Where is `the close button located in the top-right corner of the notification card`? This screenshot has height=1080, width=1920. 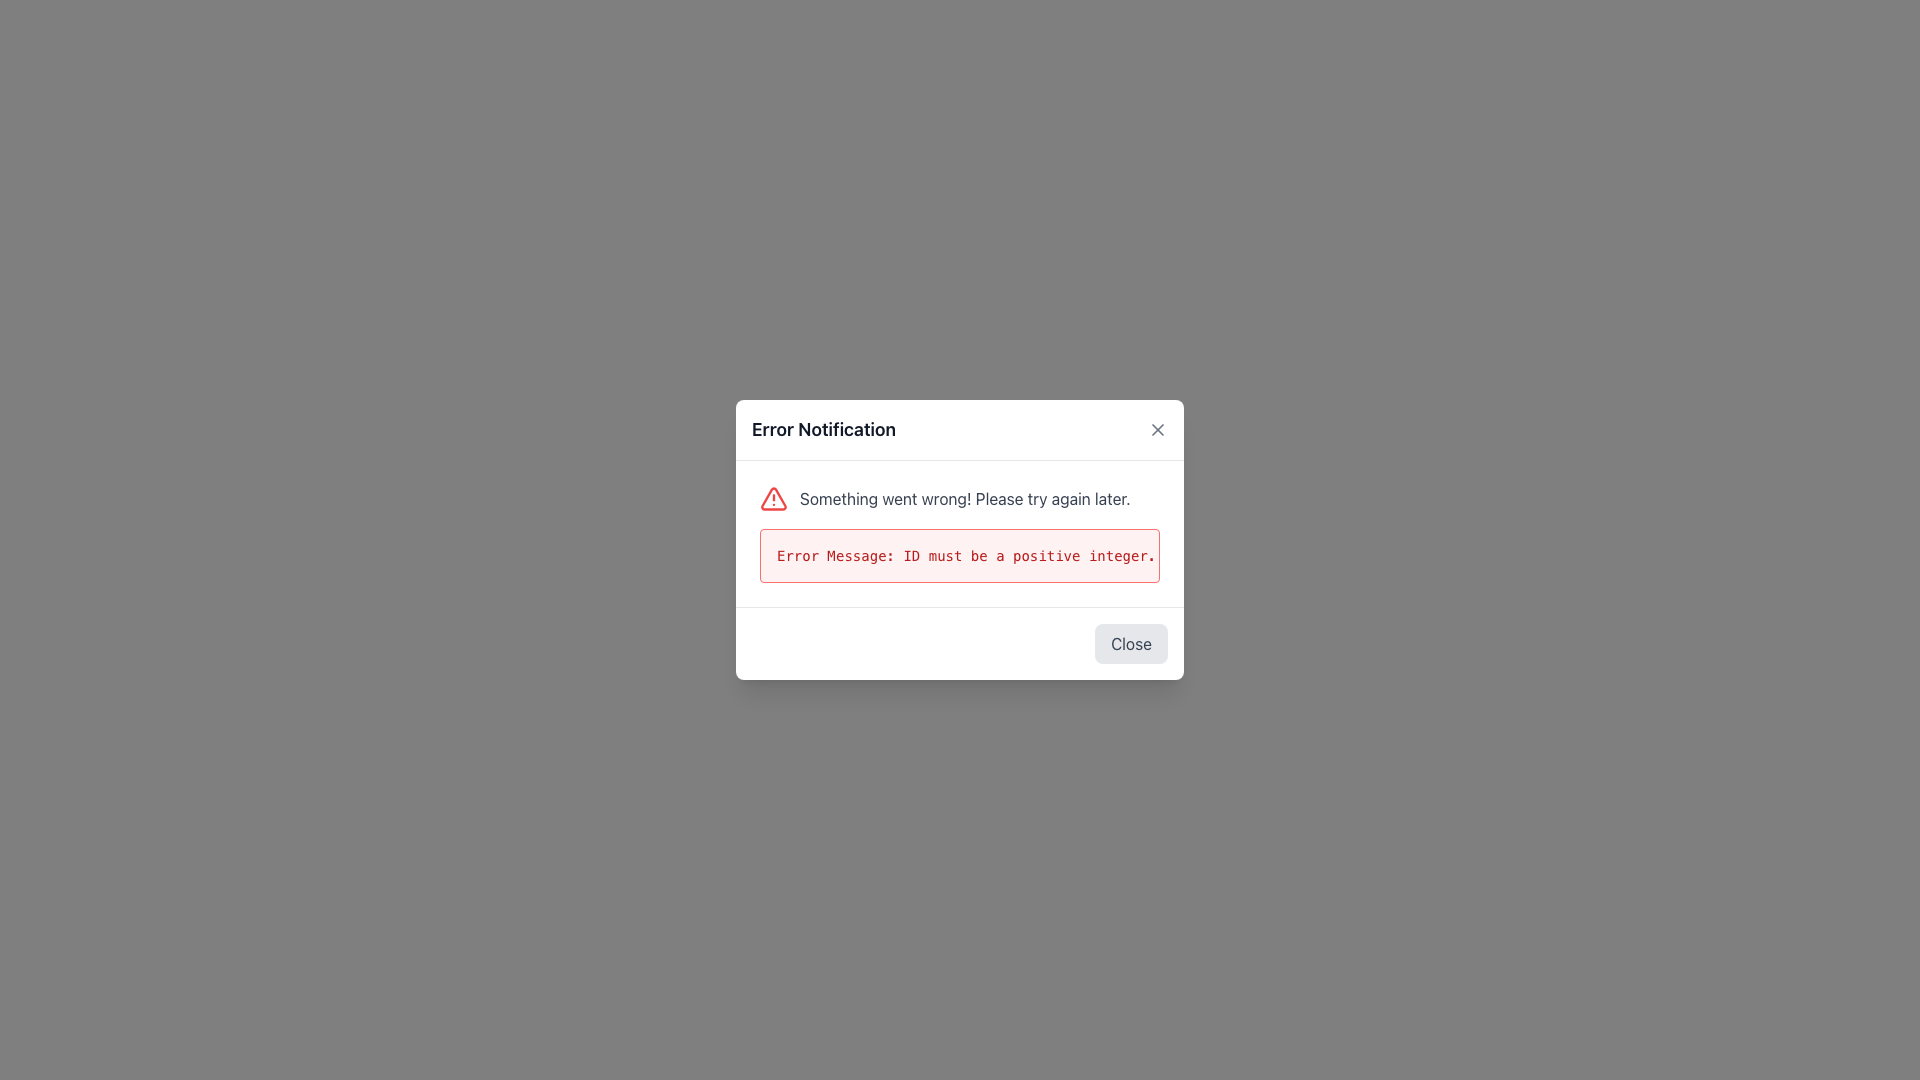 the close button located in the top-right corner of the notification card is located at coordinates (1157, 428).